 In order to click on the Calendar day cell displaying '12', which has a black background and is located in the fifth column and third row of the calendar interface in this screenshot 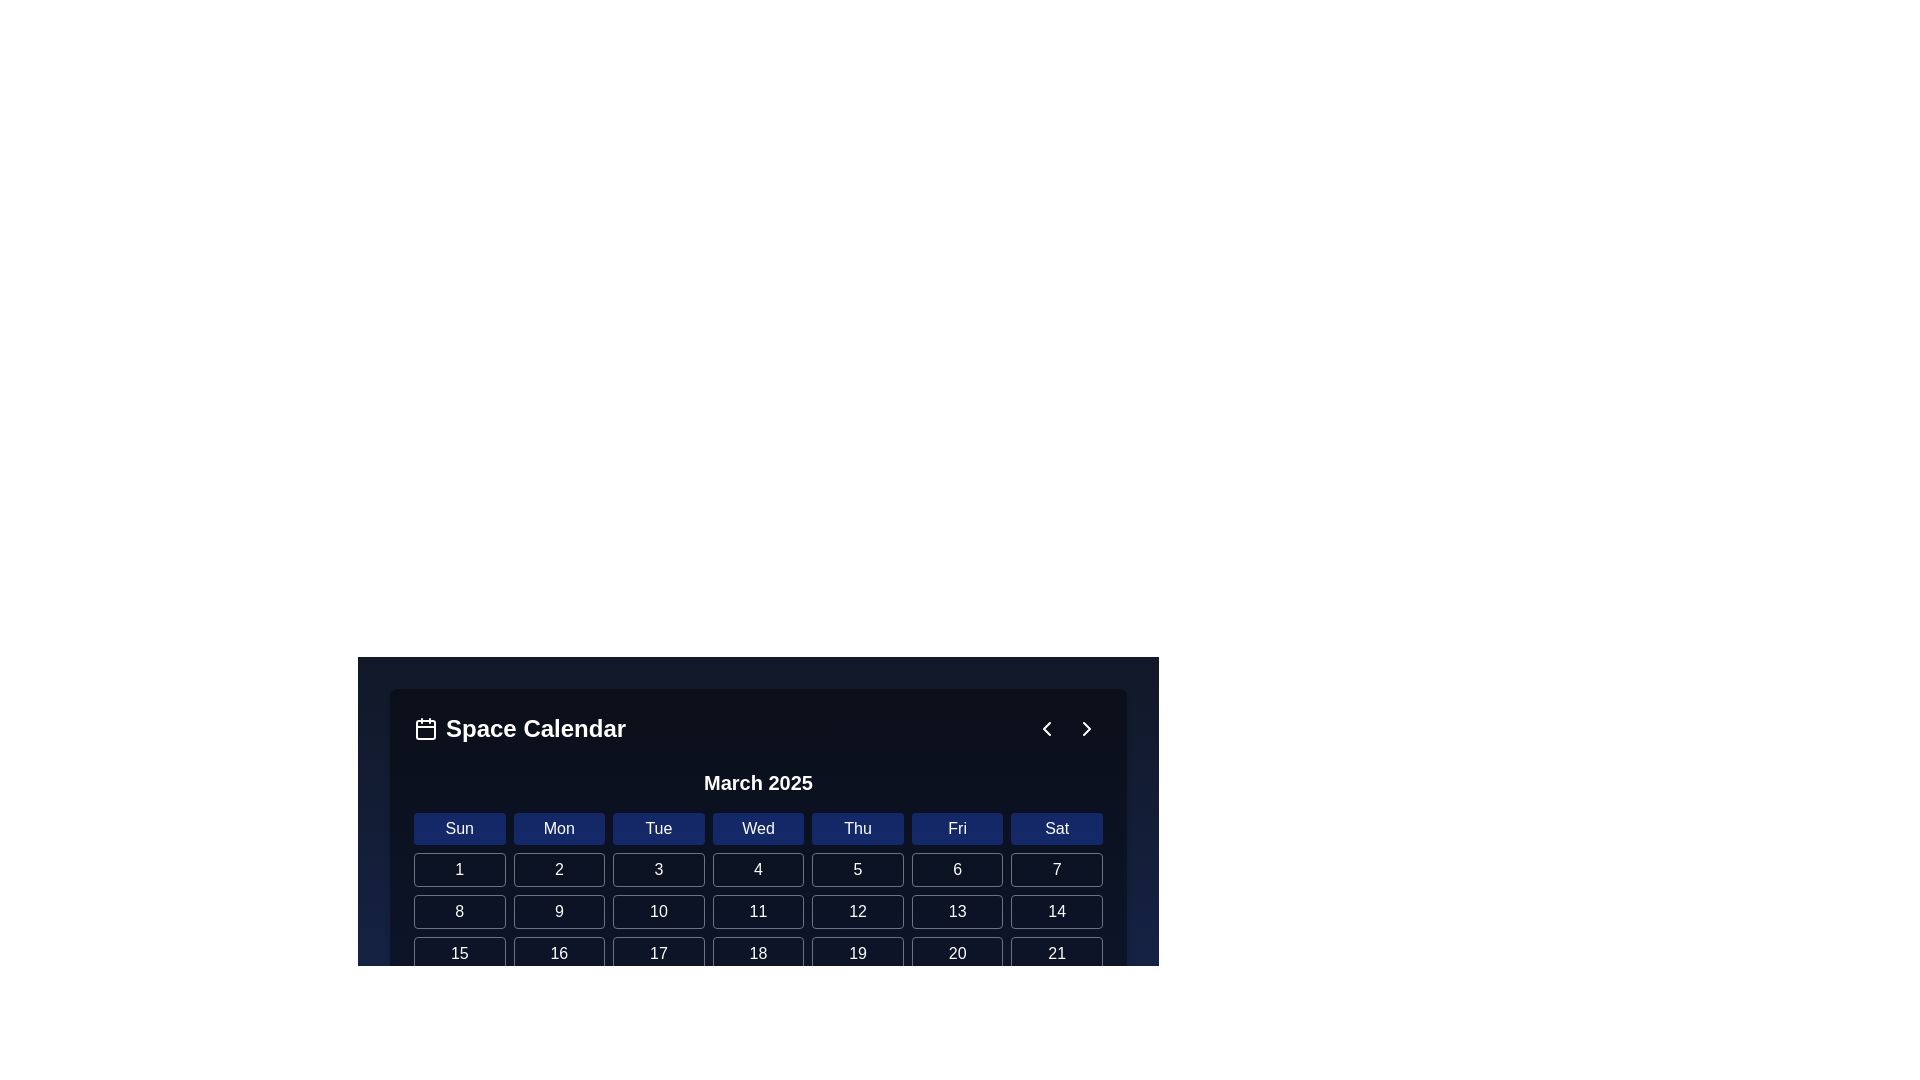, I will do `click(858, 911)`.